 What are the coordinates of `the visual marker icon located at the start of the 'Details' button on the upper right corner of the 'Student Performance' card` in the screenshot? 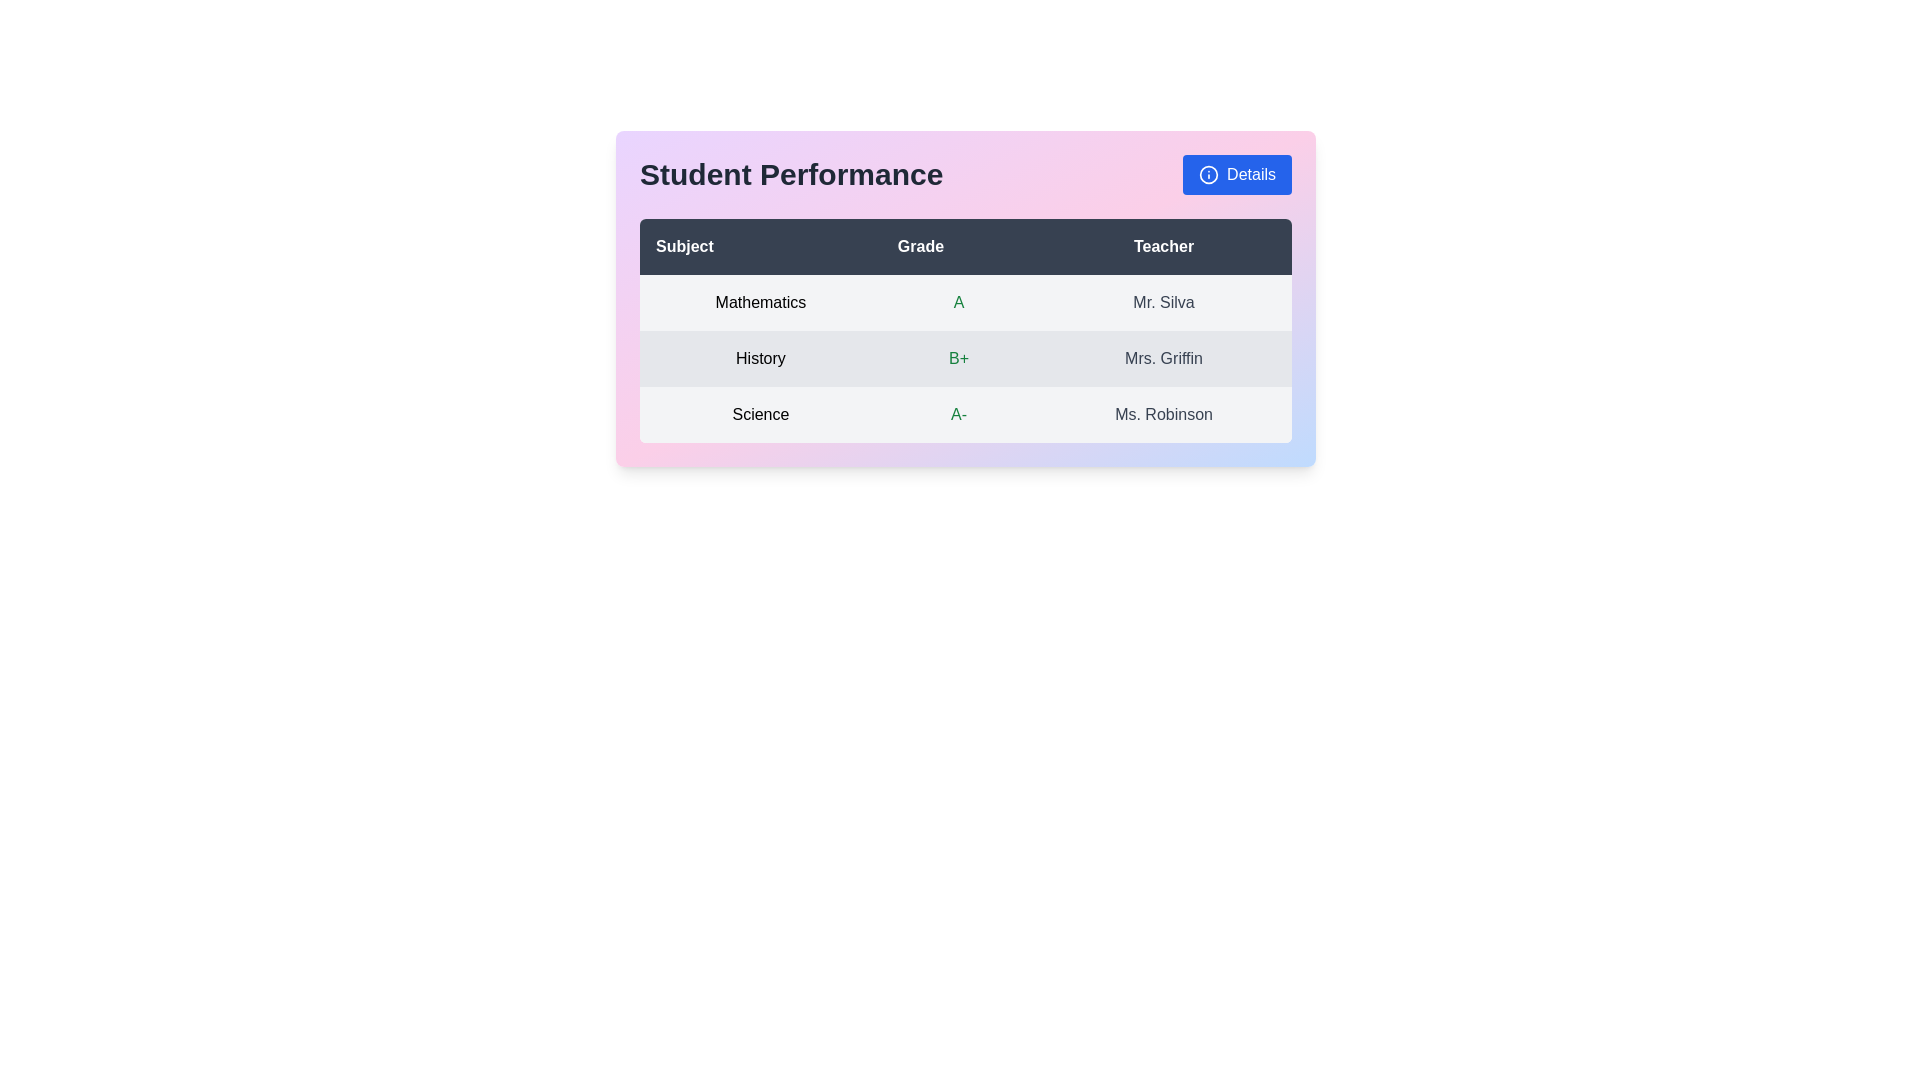 It's located at (1208, 173).